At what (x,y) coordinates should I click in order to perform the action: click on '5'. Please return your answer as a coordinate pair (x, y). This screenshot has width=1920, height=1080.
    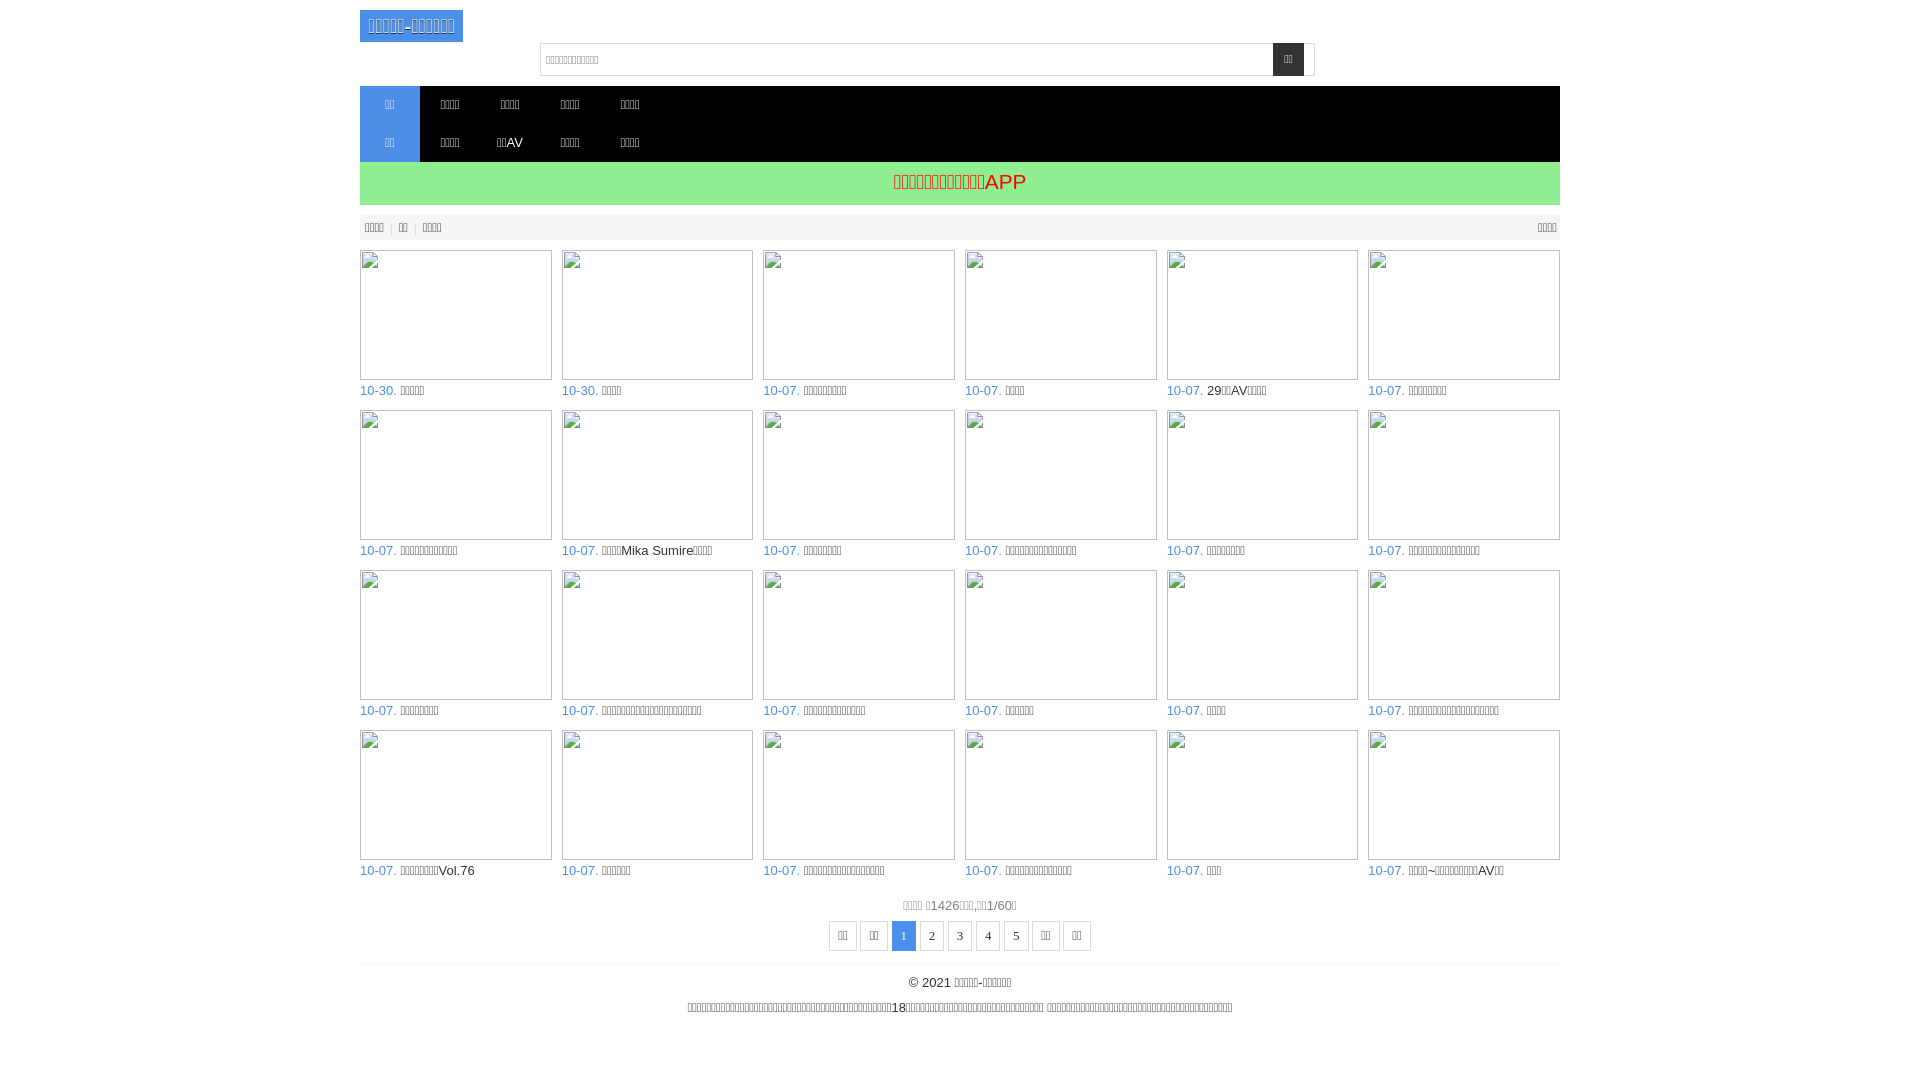
    Looking at the image, I should click on (1016, 936).